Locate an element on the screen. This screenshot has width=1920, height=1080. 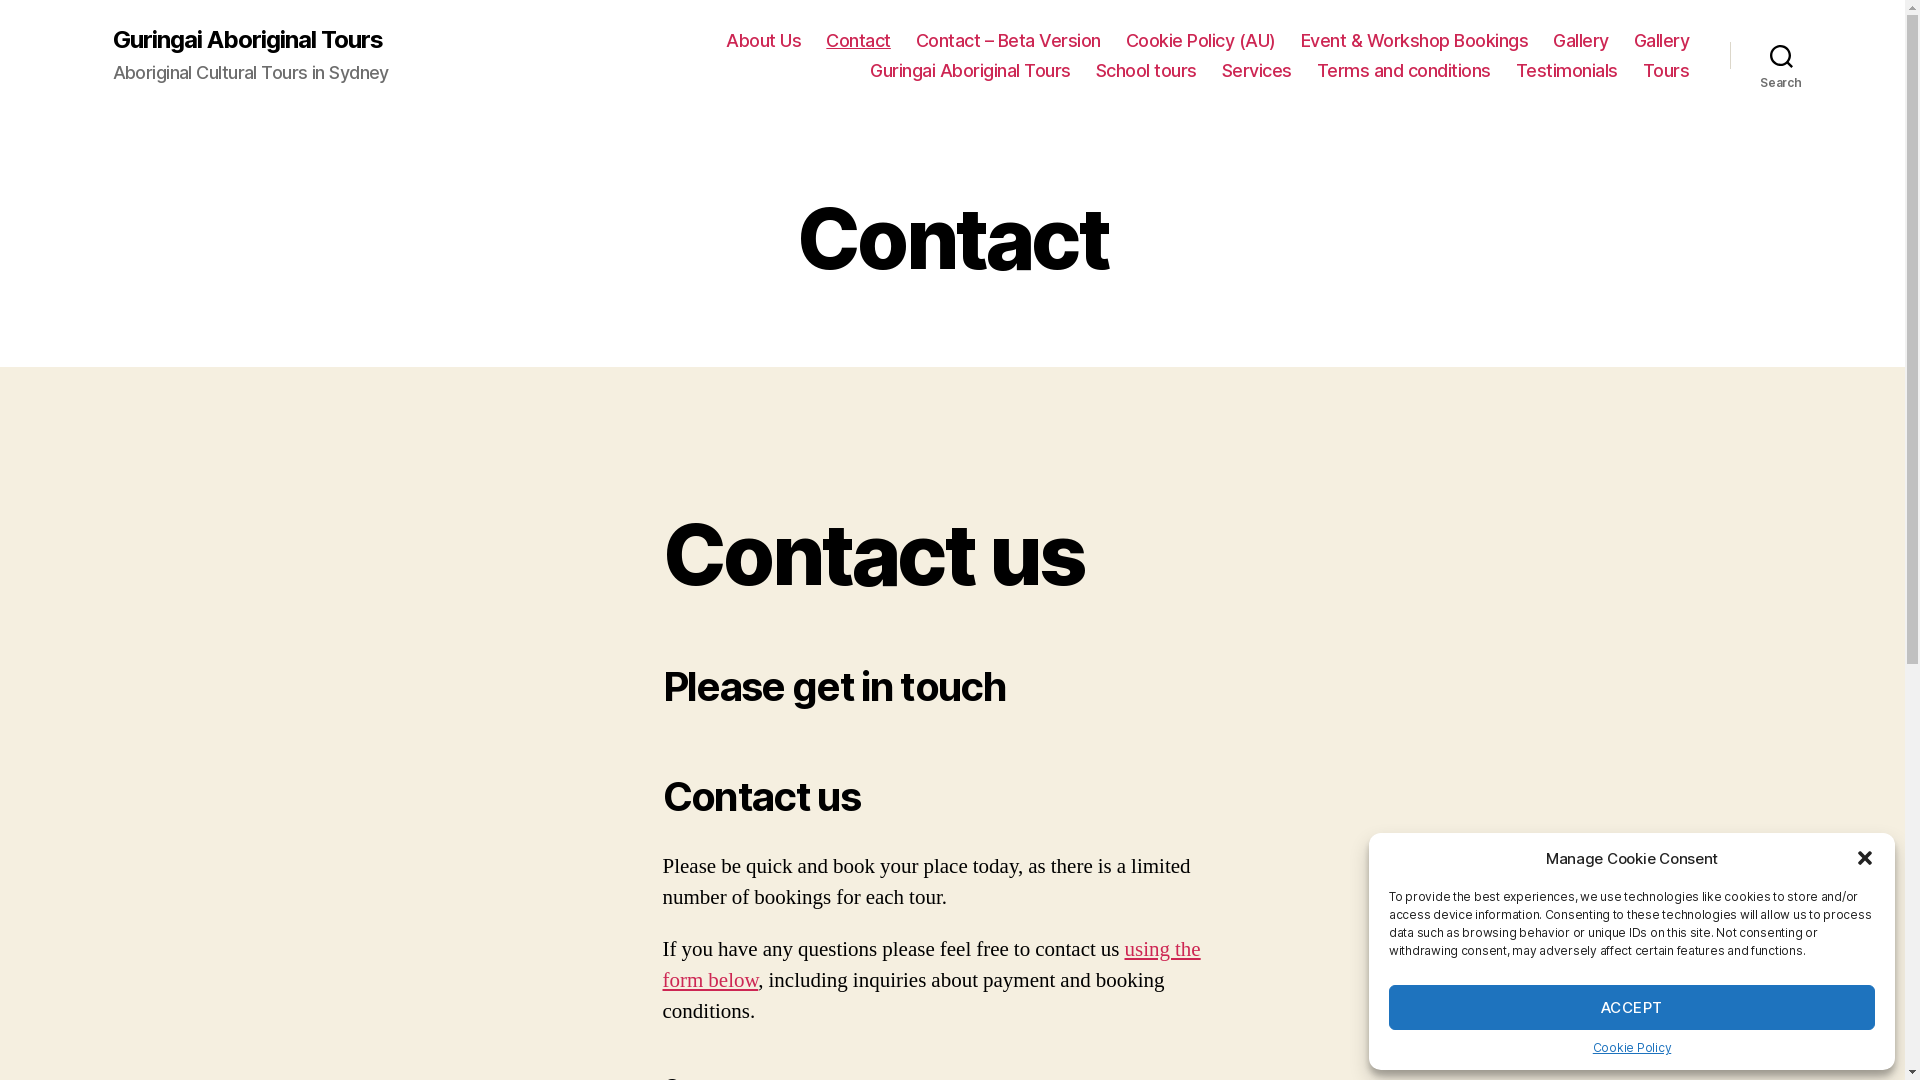
'Cookie Policy (AU)' is located at coordinates (1200, 41).